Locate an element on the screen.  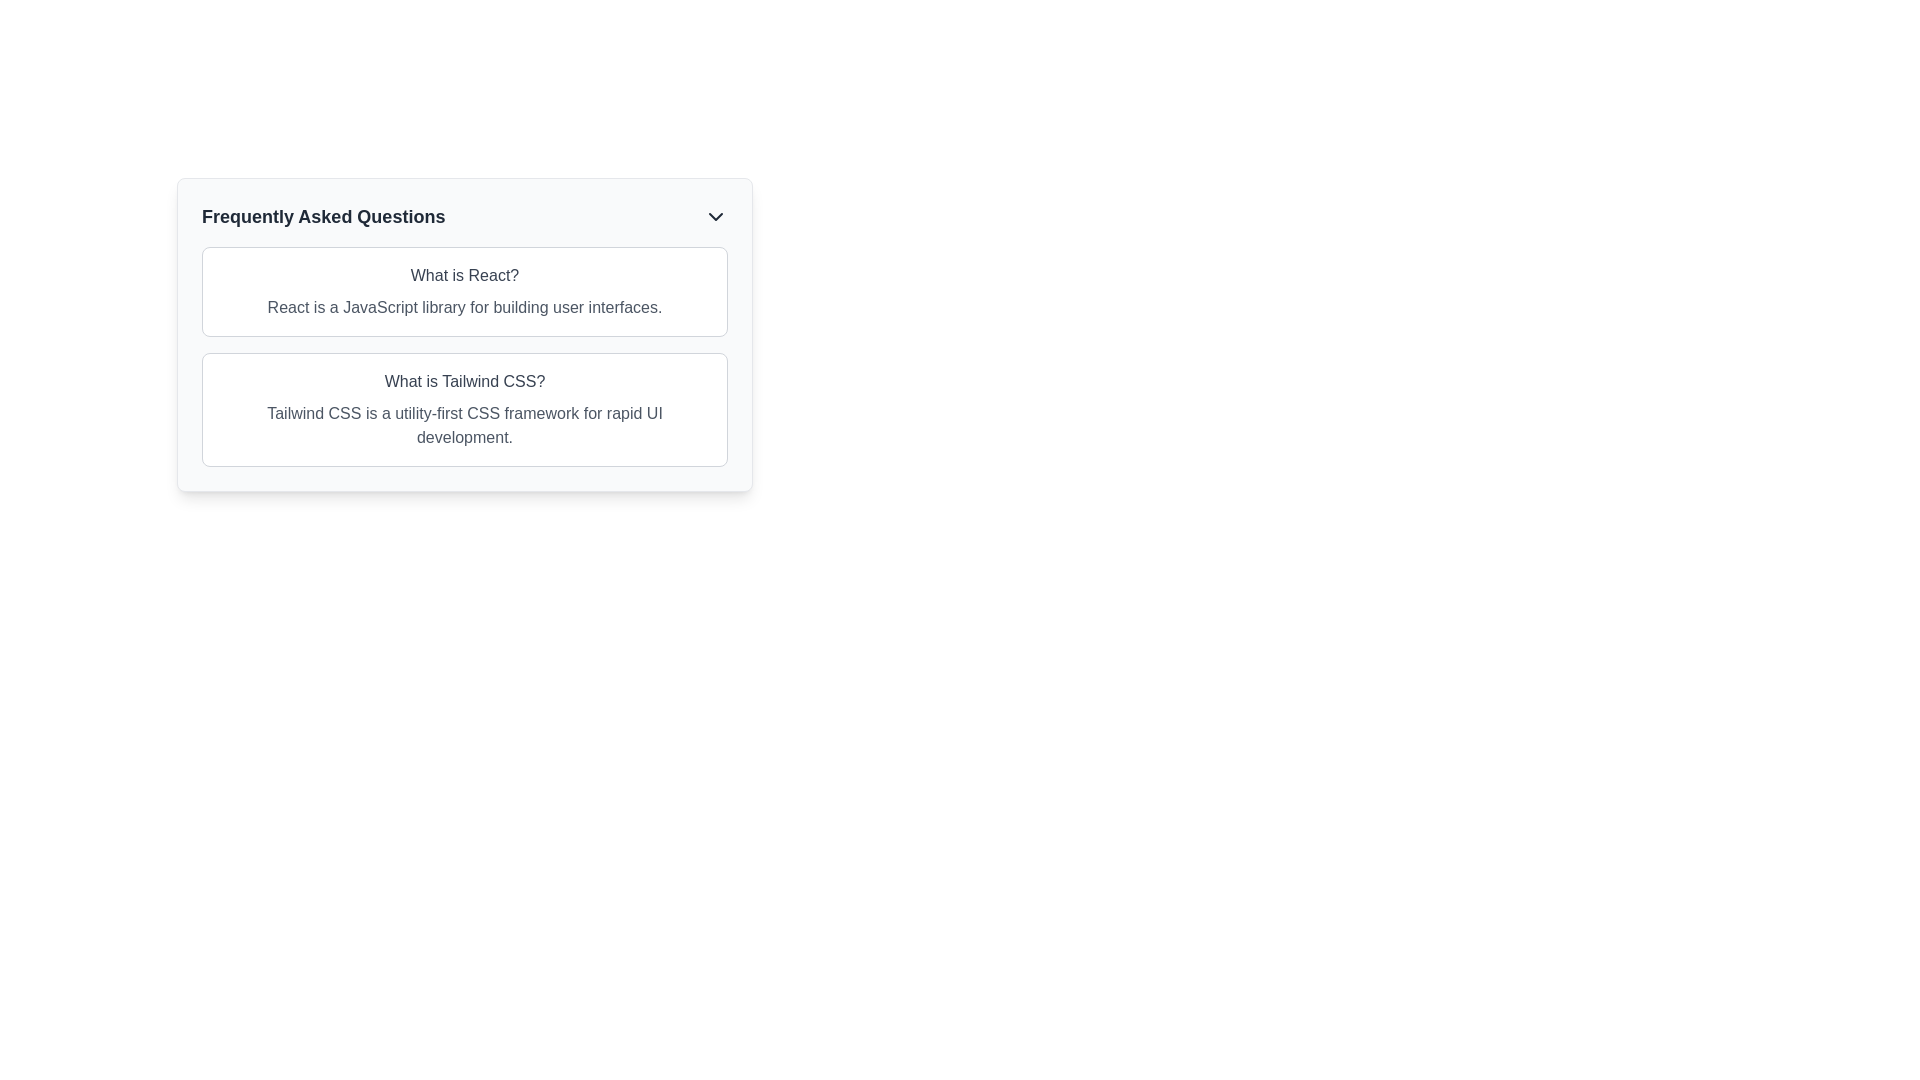
text heading that says 'What is Tailwind CSS?' located in the Frequently Asked Questions panel is located at coordinates (464, 381).